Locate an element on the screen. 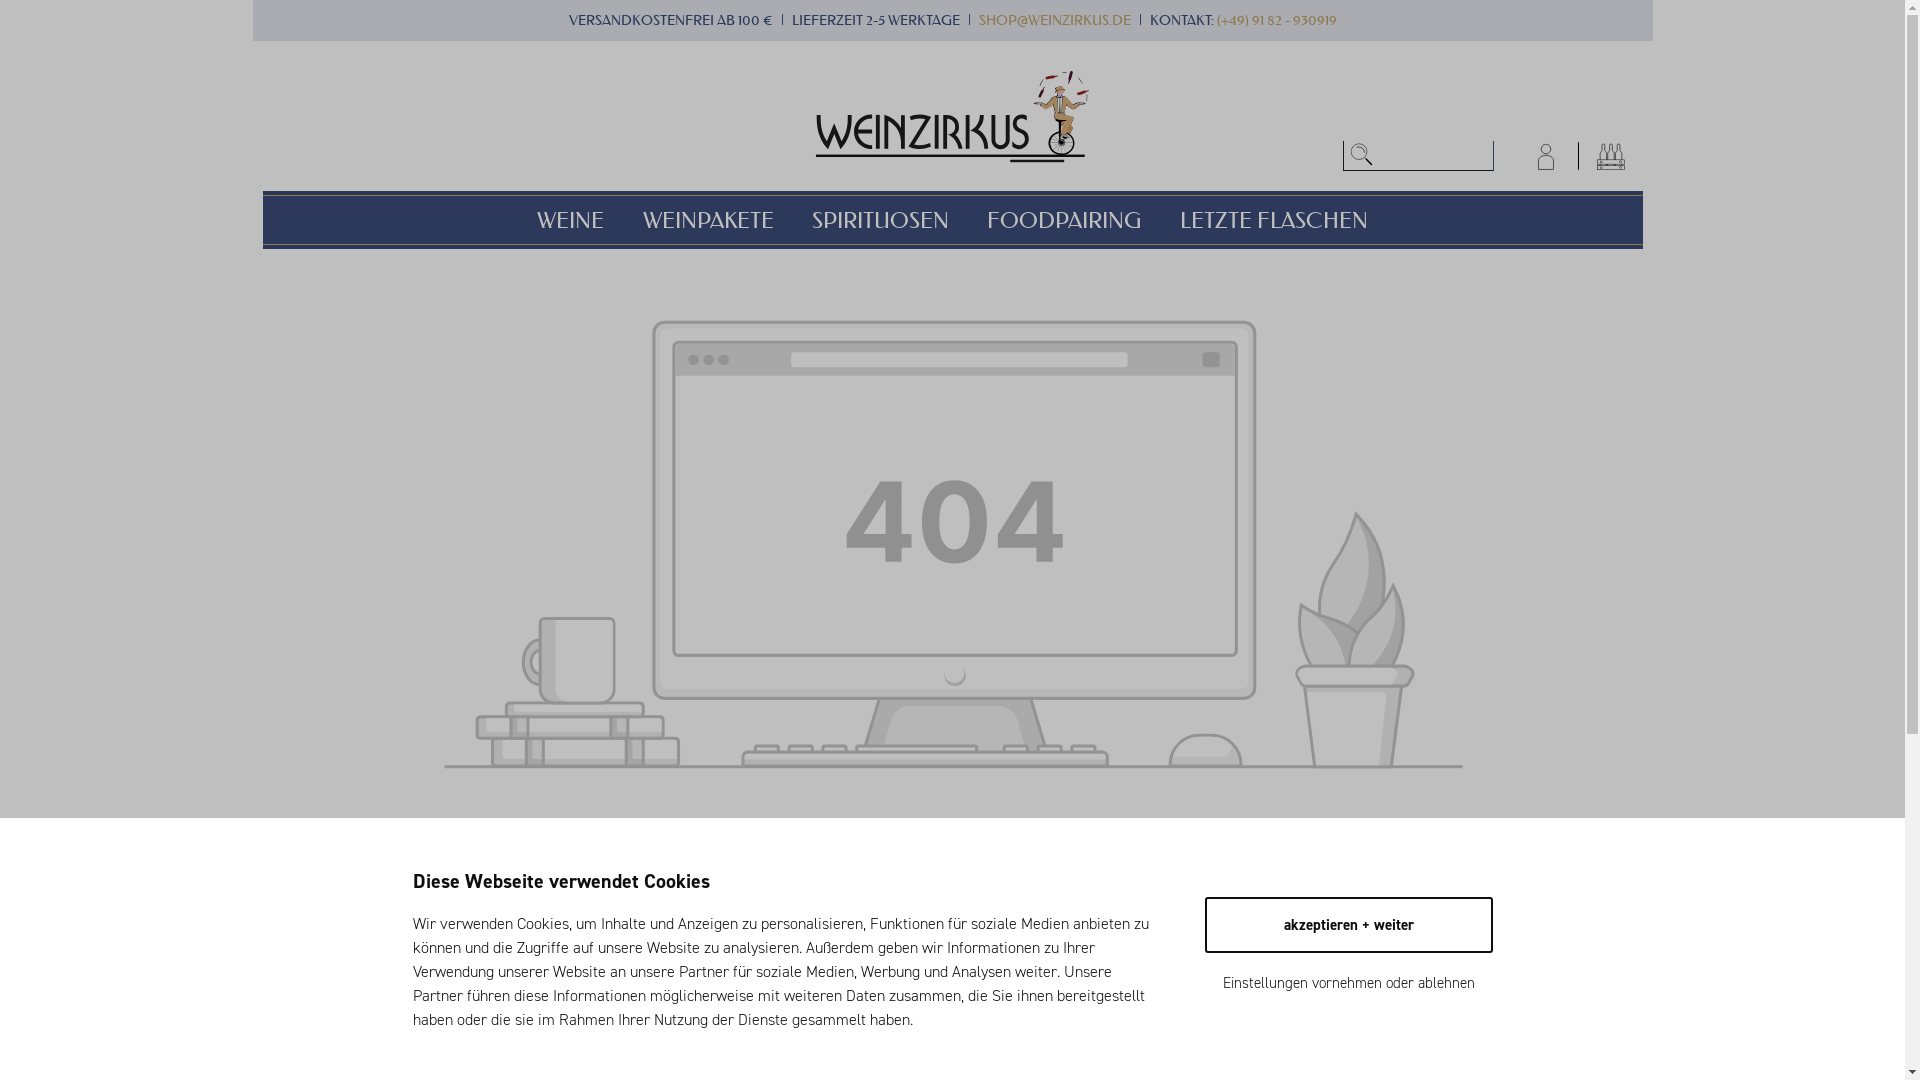 This screenshot has width=1920, height=1080. '(+49) 91 82 - 930919' is located at coordinates (1275, 20).